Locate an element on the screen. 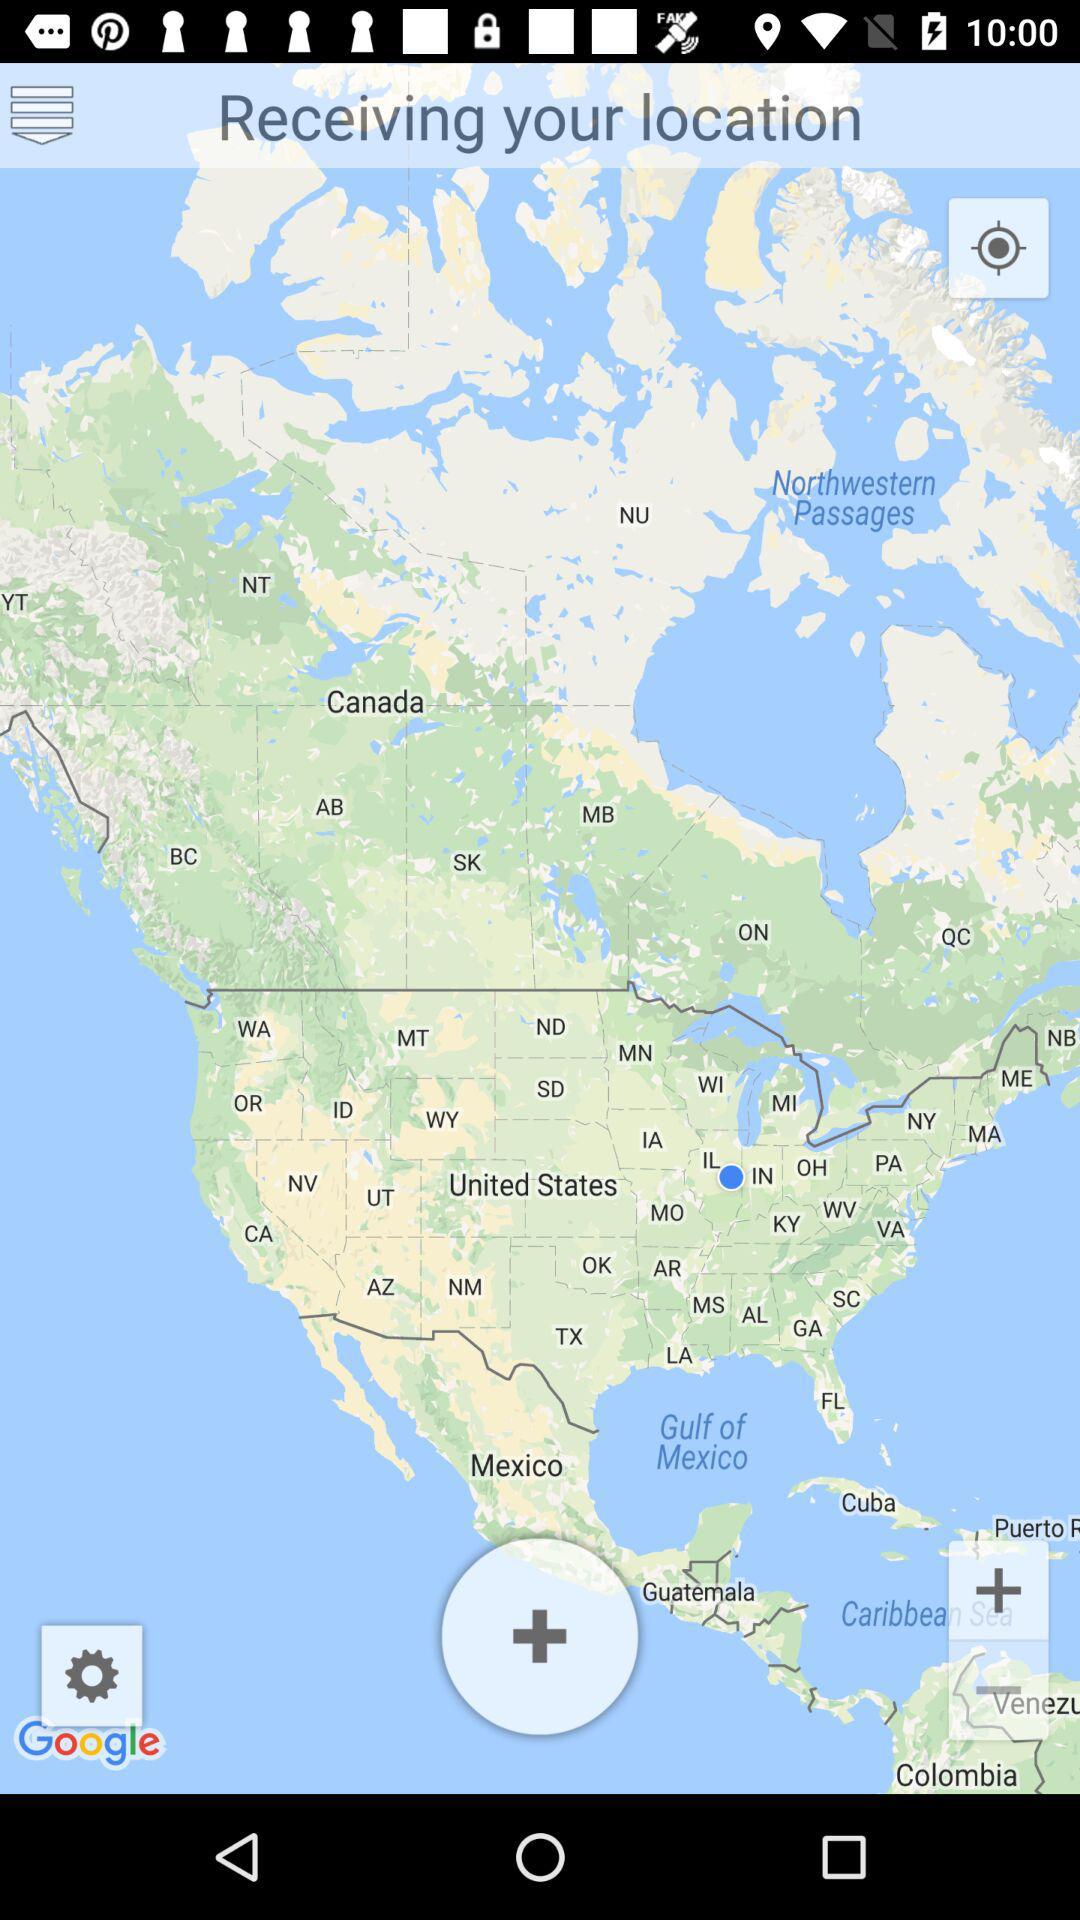 This screenshot has height=1920, width=1080. an item is located at coordinates (540, 1636).